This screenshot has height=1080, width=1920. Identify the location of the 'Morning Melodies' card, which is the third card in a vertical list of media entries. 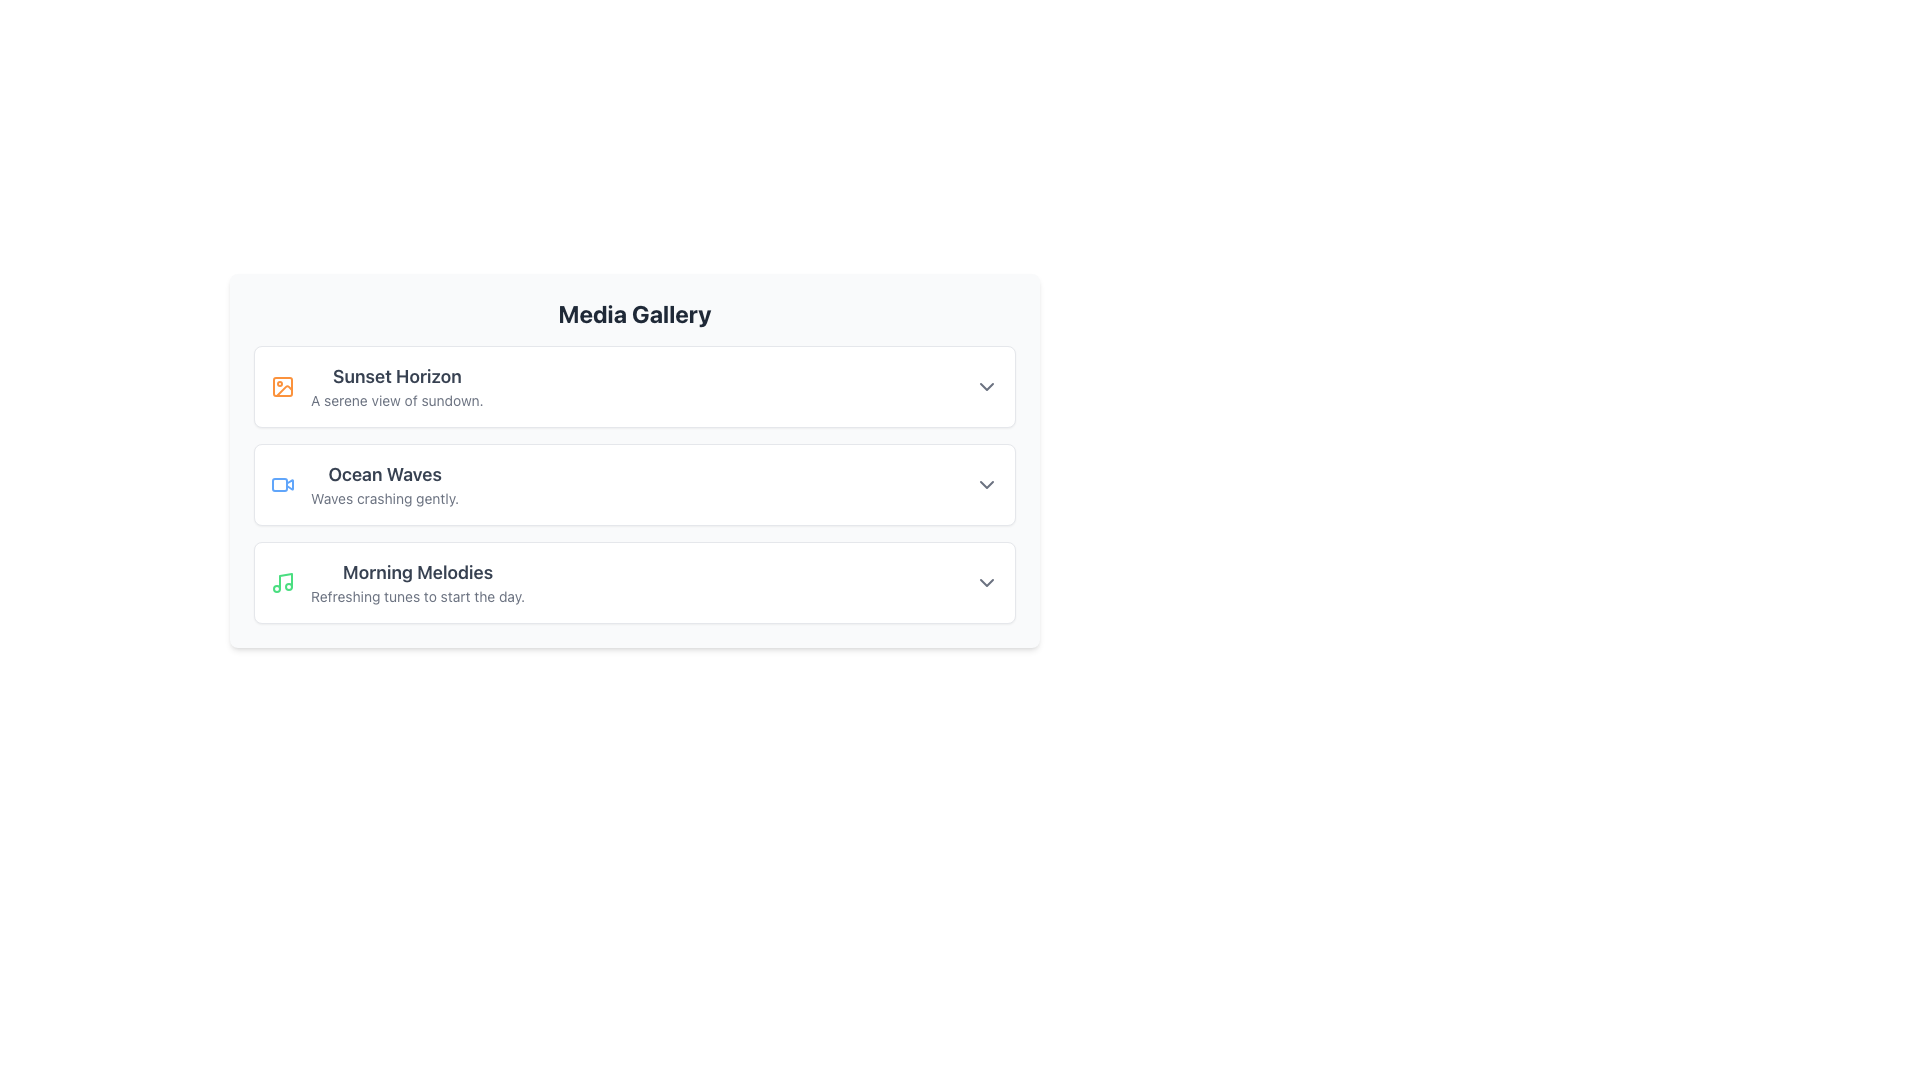
(633, 582).